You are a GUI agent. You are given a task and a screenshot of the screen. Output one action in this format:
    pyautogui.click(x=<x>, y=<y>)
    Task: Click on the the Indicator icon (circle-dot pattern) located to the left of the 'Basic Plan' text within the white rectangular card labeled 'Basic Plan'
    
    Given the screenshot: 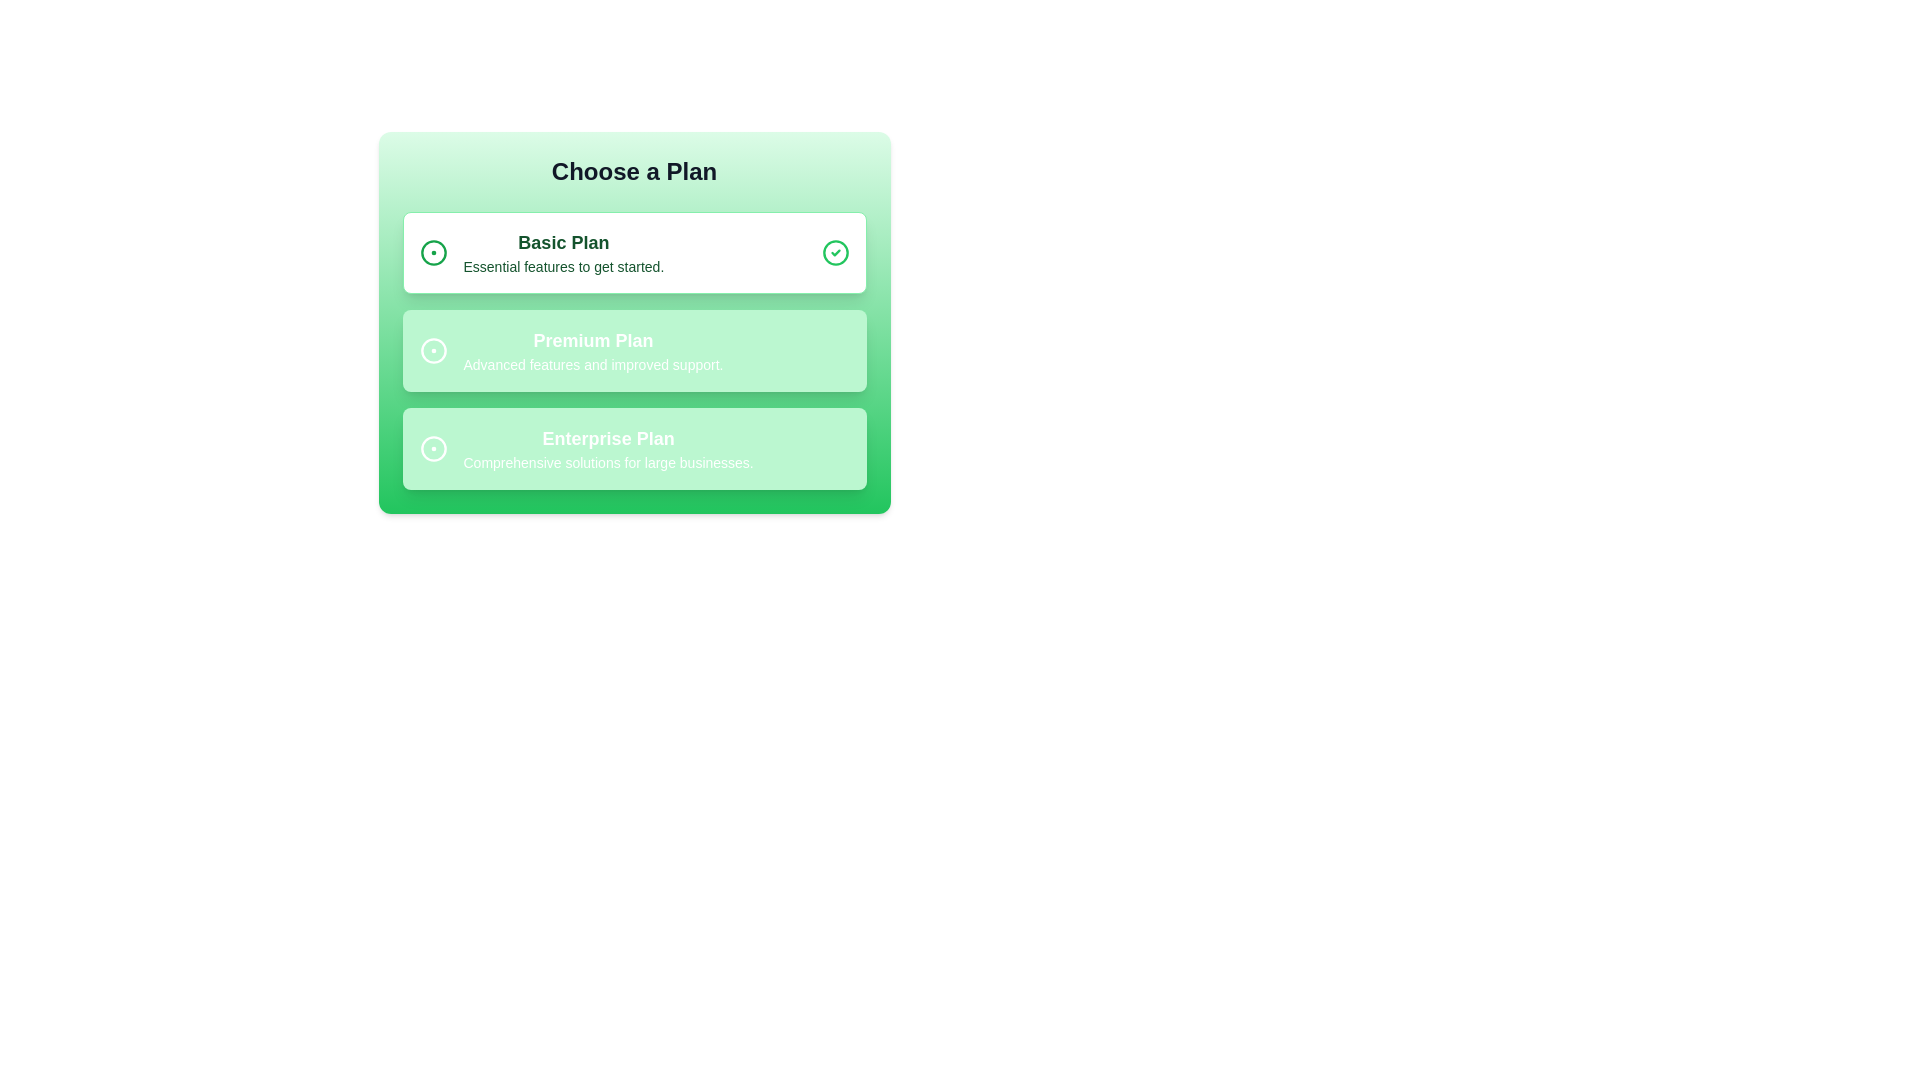 What is the action you would take?
    pyautogui.click(x=432, y=252)
    